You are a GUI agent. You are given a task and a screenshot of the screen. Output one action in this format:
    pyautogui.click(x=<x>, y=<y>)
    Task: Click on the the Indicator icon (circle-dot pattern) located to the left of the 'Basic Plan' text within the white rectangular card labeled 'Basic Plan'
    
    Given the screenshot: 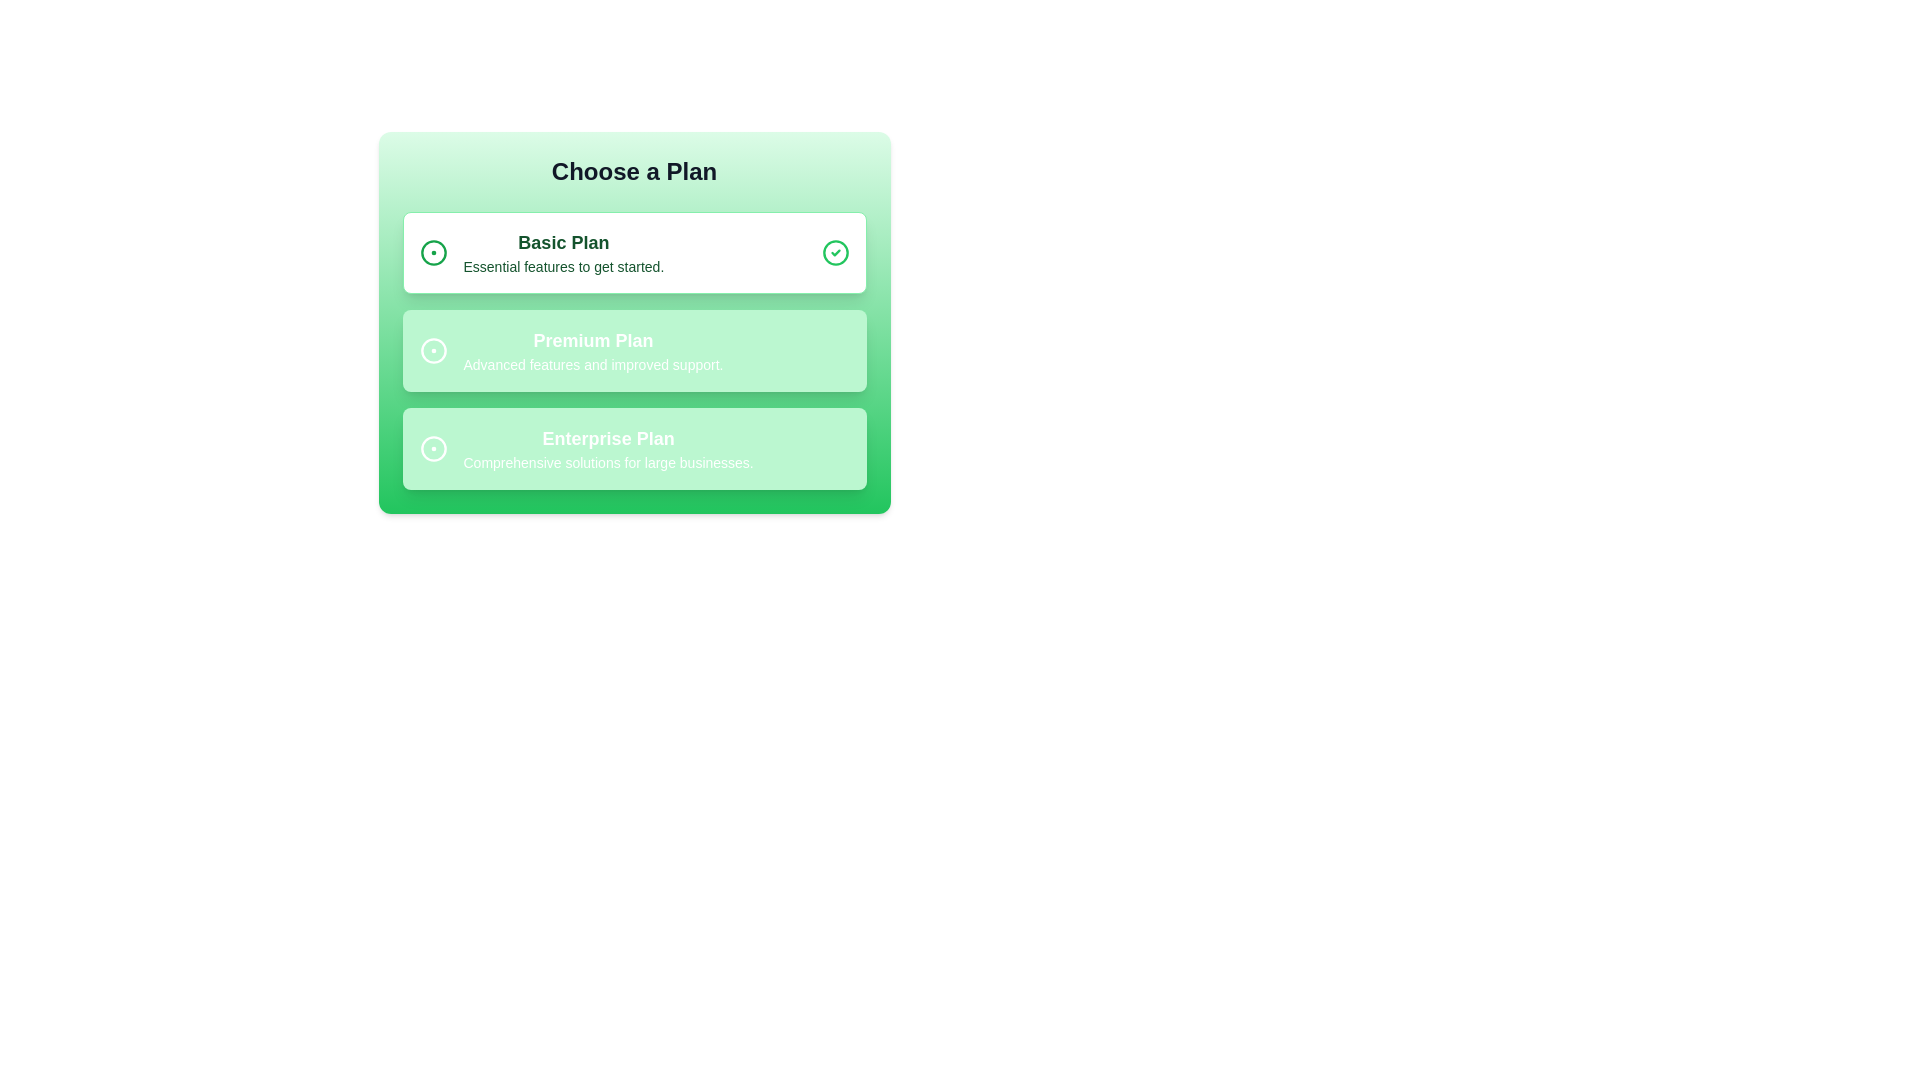 What is the action you would take?
    pyautogui.click(x=432, y=252)
    